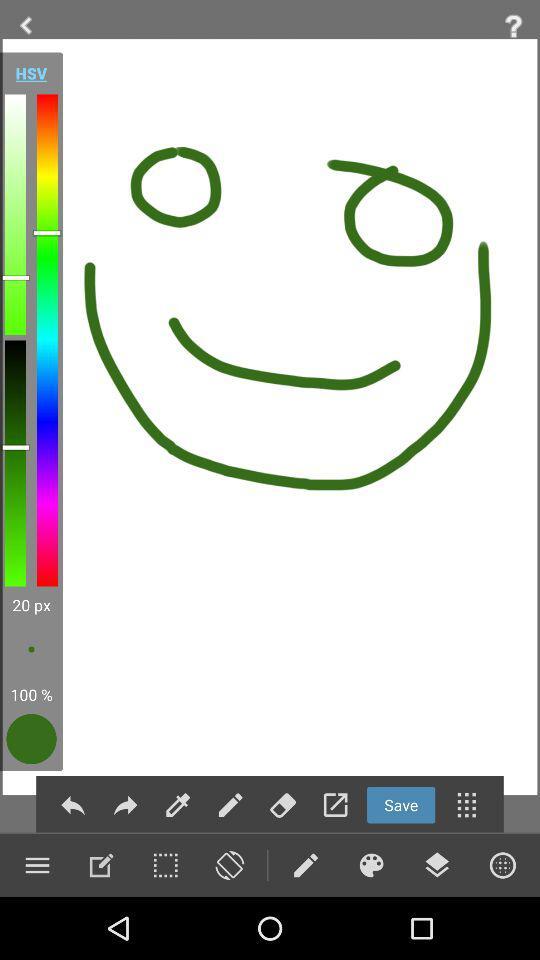 The width and height of the screenshot is (540, 960). What do you see at coordinates (501, 864) in the screenshot?
I see `more` at bounding box center [501, 864].